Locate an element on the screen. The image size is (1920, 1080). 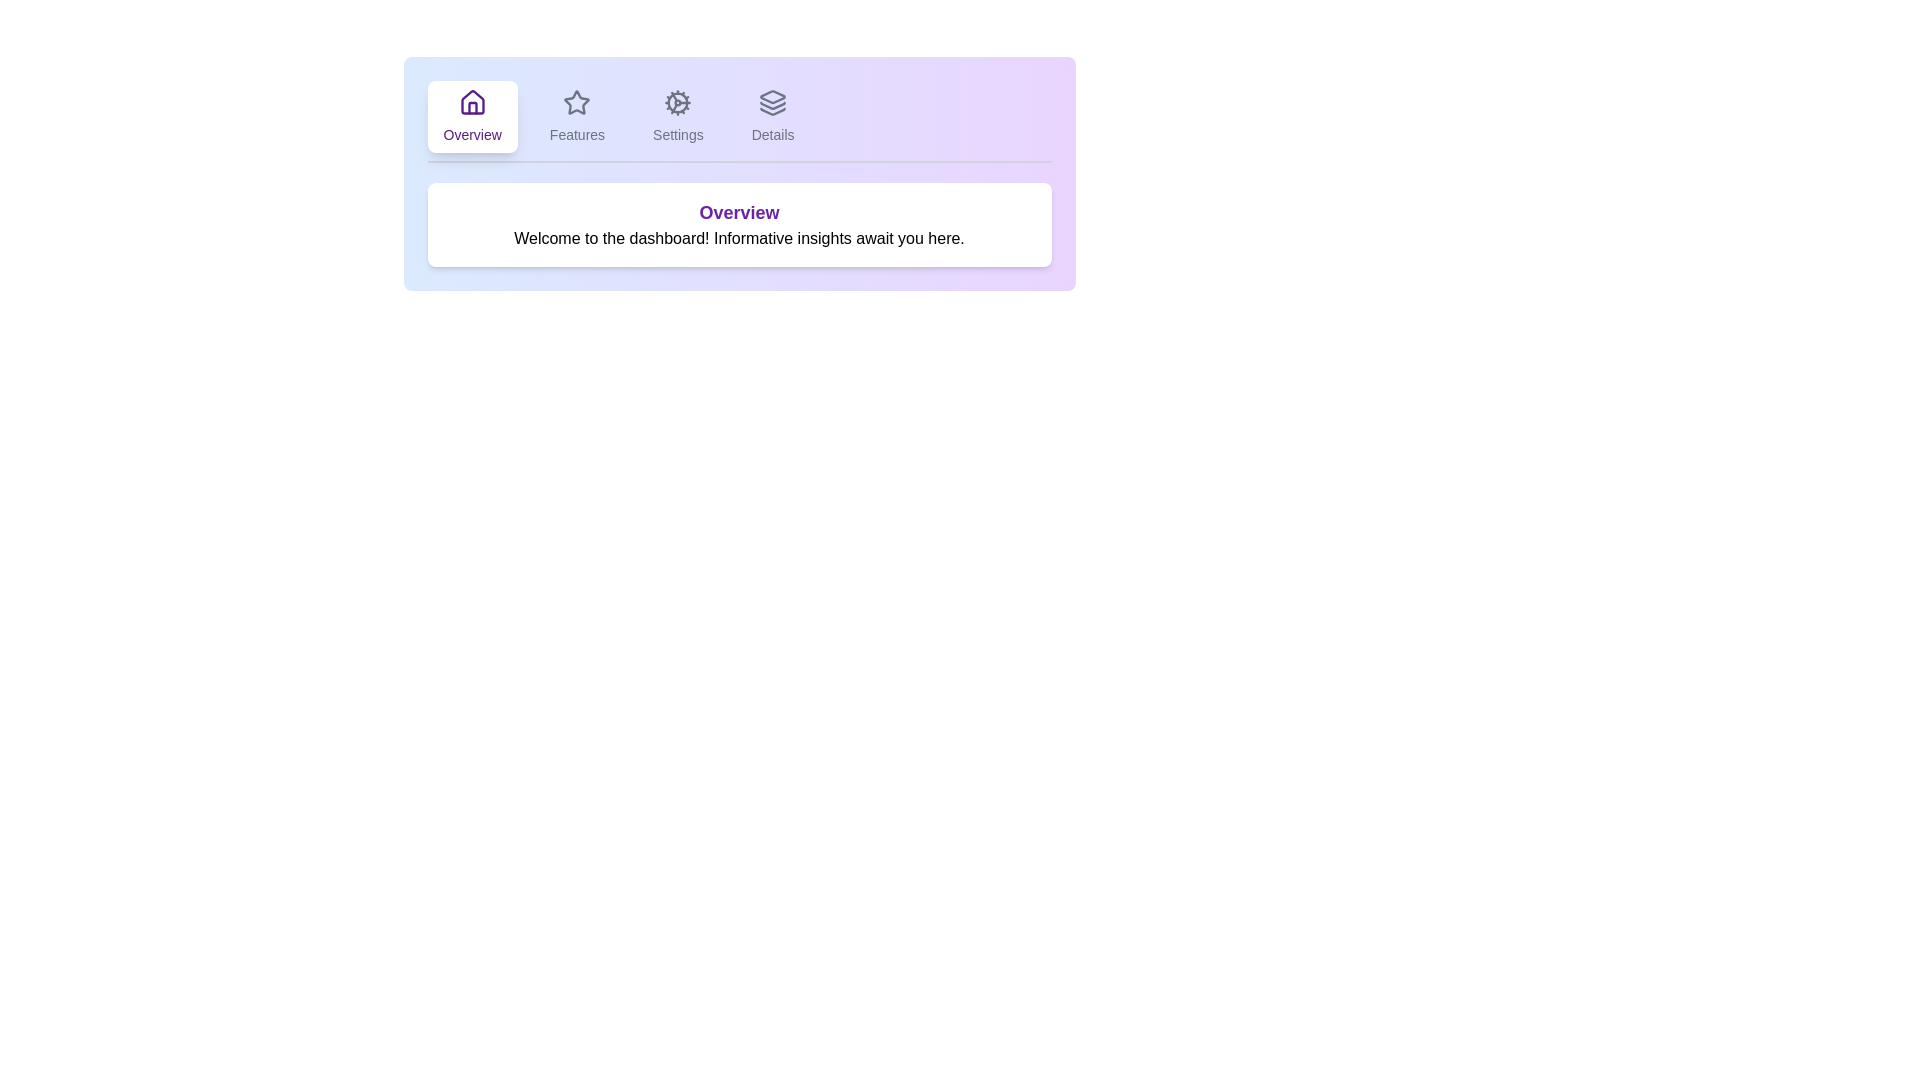
the Features tab by clicking on its label or icon is located at coordinates (575, 116).